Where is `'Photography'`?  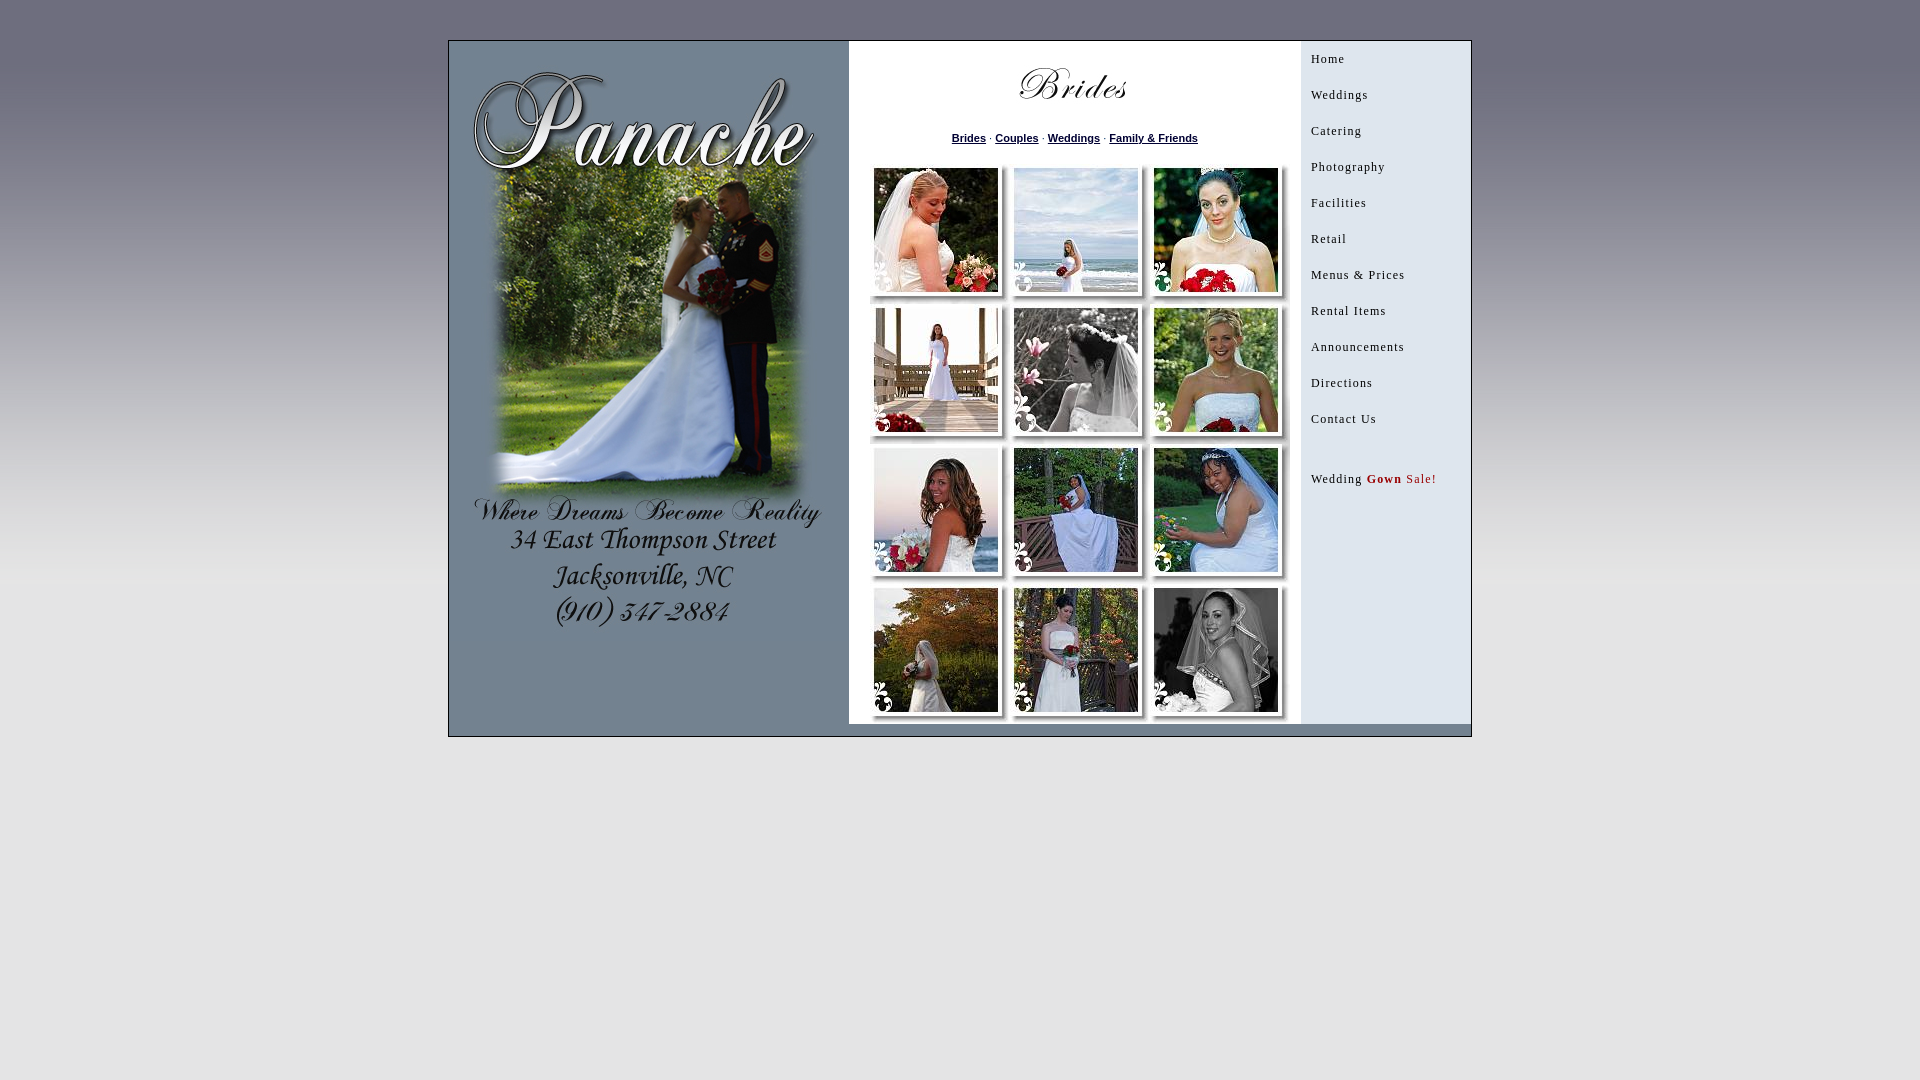
'Photography' is located at coordinates (1385, 165).